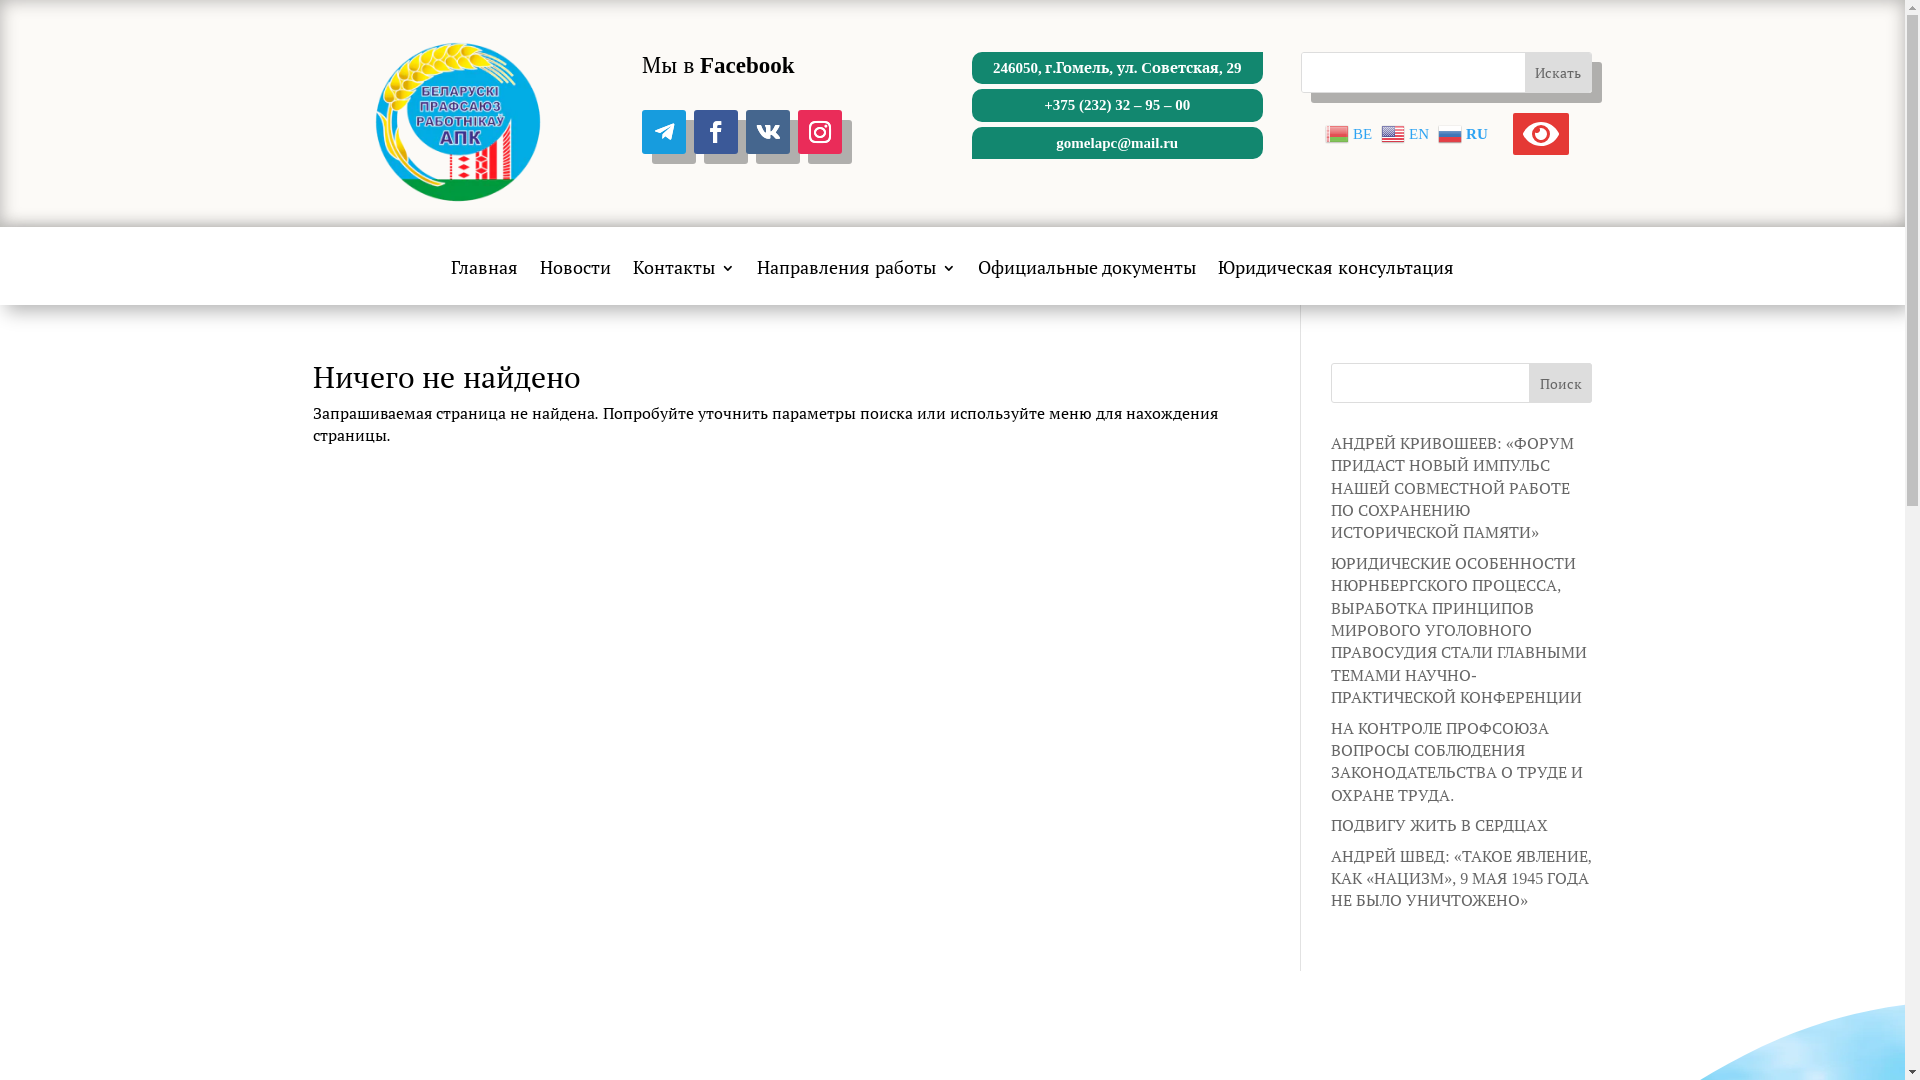  Describe the element at coordinates (1350, 132) in the screenshot. I see `'BE'` at that location.